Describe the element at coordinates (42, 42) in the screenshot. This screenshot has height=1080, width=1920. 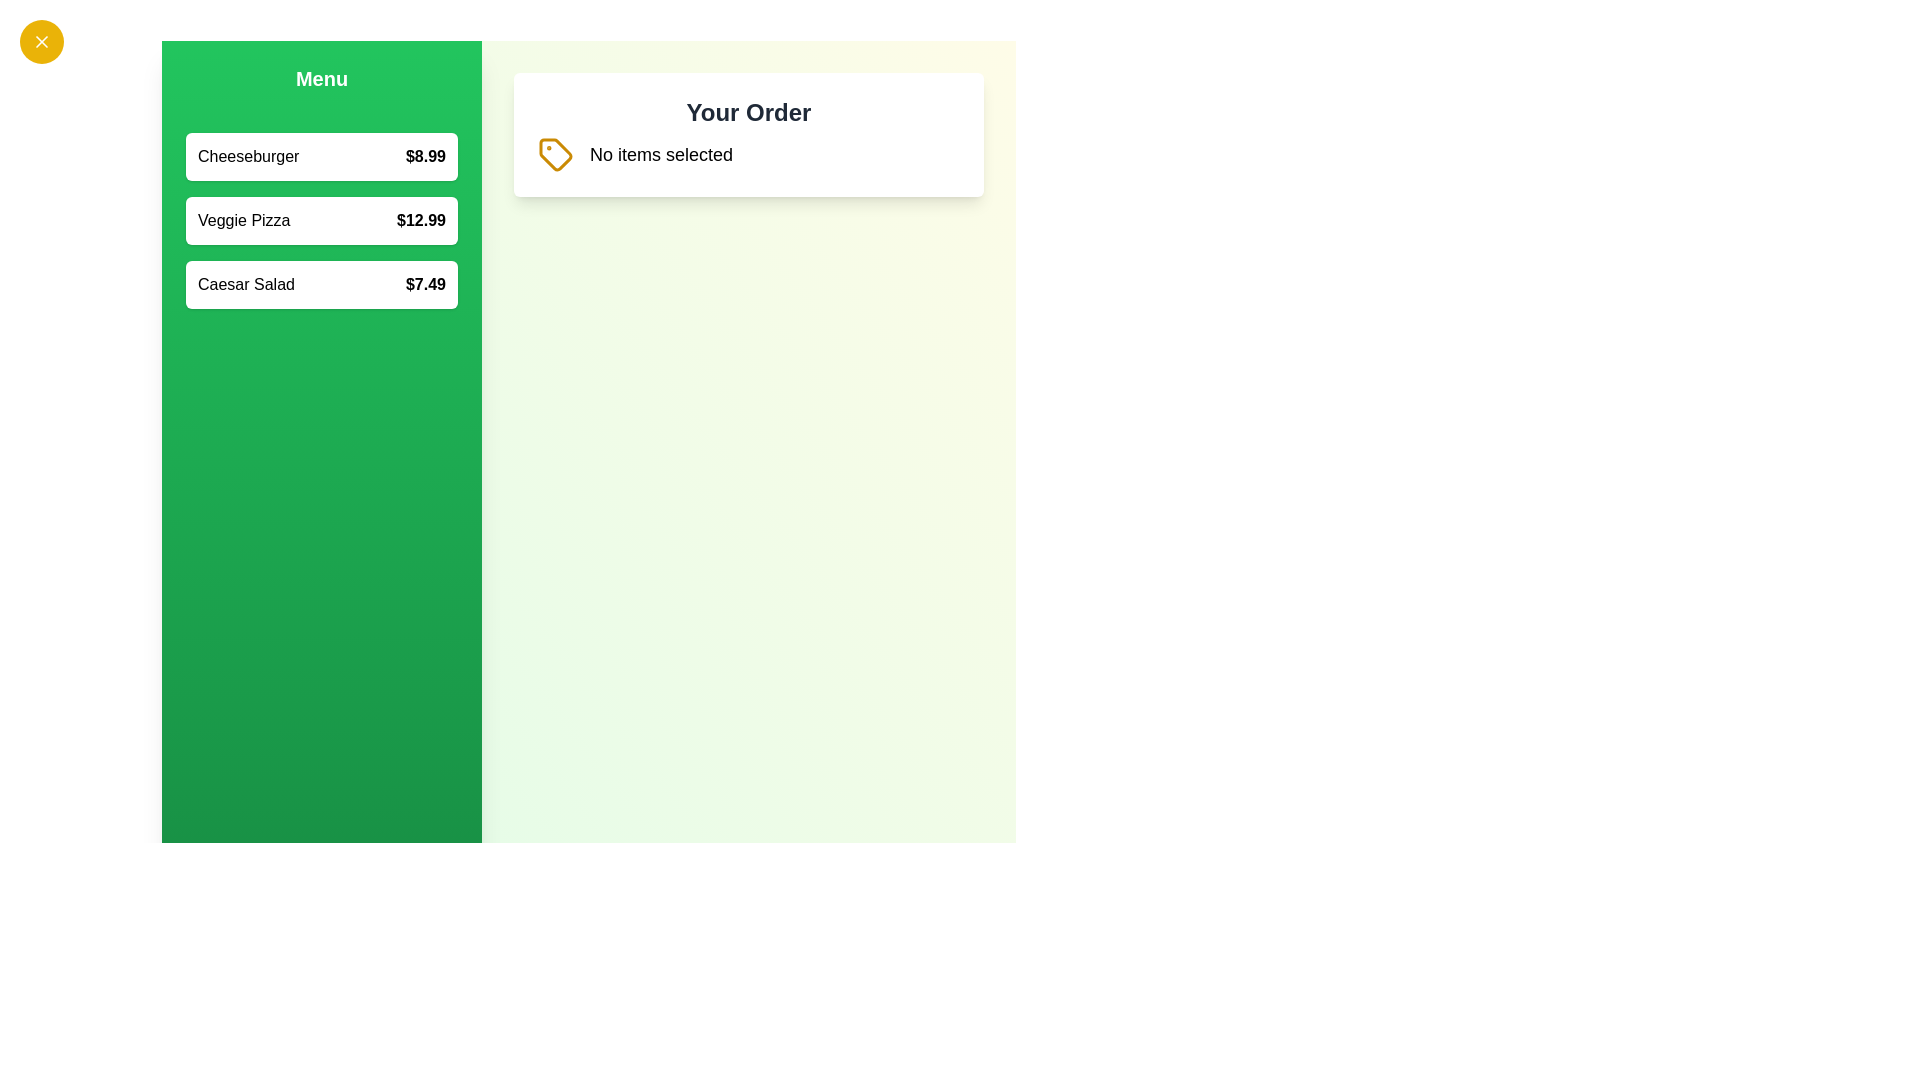
I see `the toggle button in the top-left corner to change the drawer's state` at that location.